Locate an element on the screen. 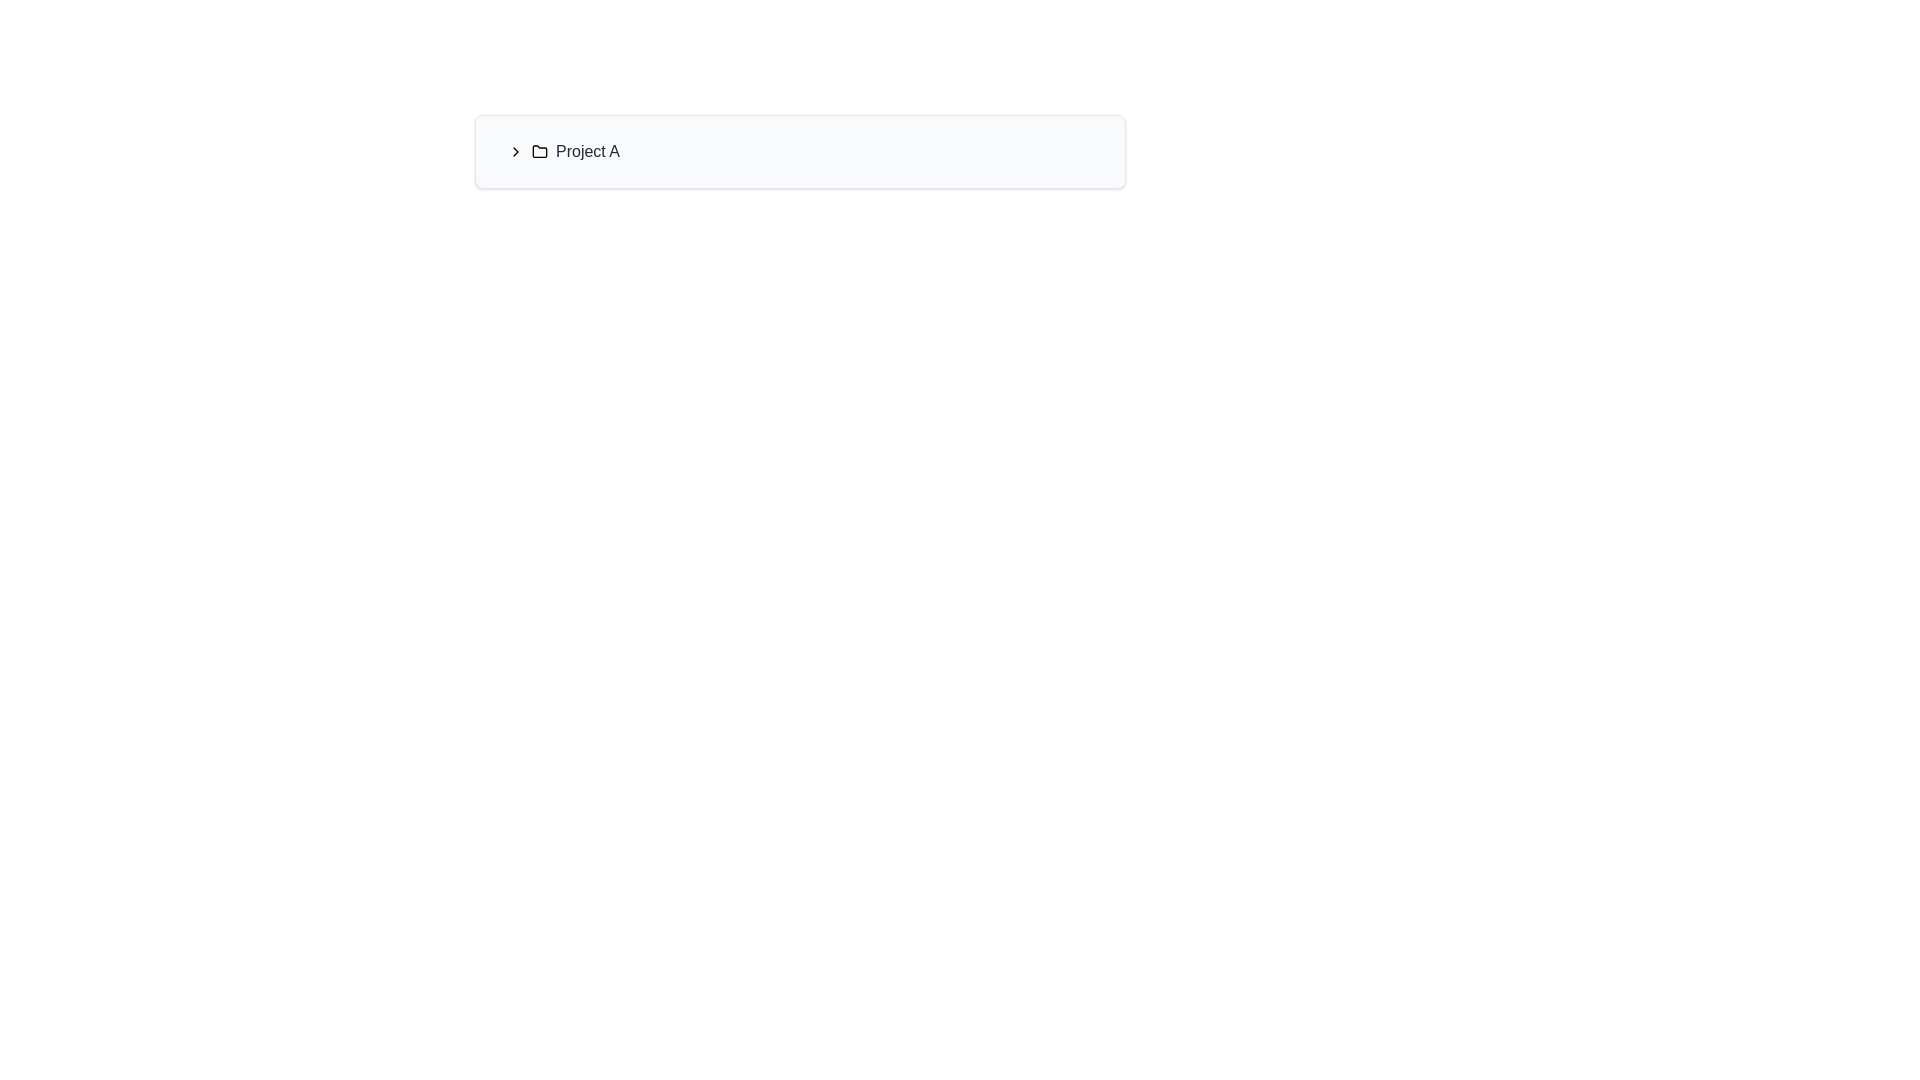  the leftmost chevron icon in the horizontal group containing the text 'Project A', which triggers navigation or expansion of options is located at coordinates (515, 150).